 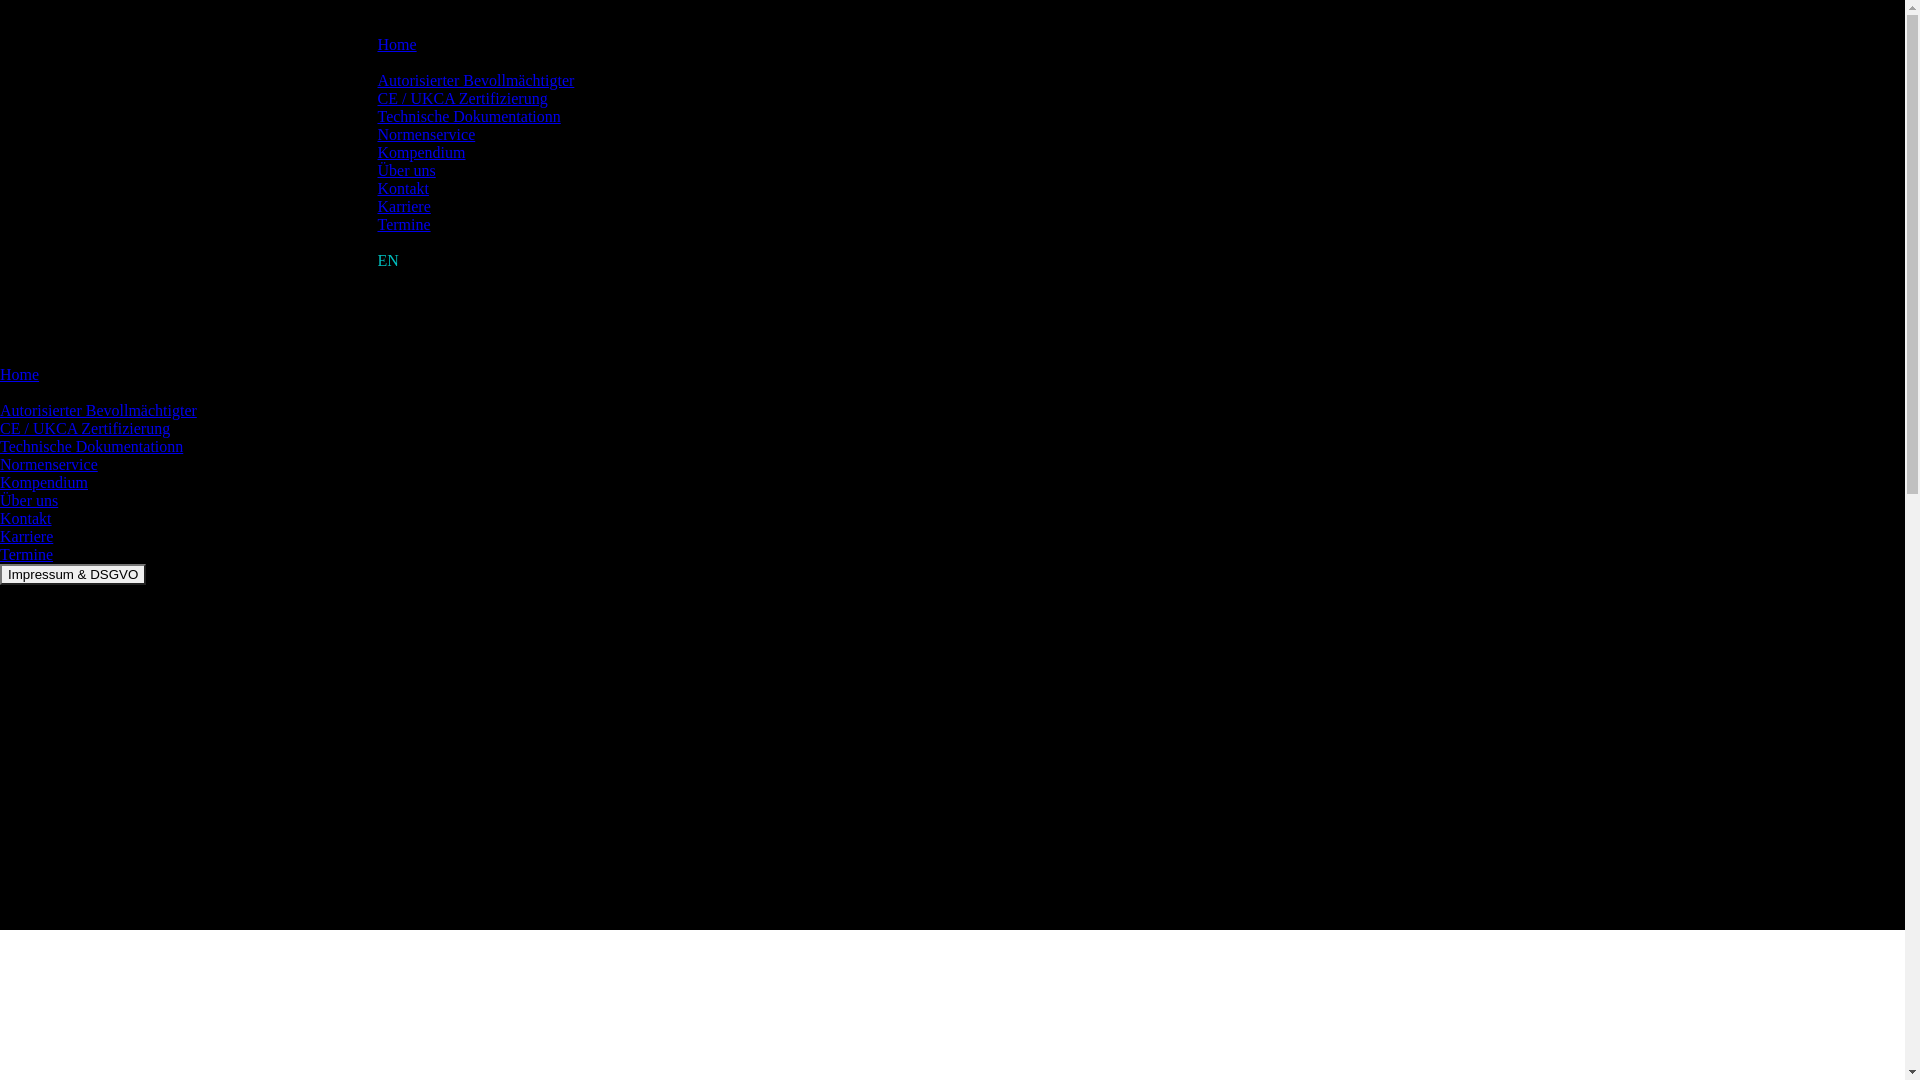 I want to click on 'EN', so click(x=388, y=259).